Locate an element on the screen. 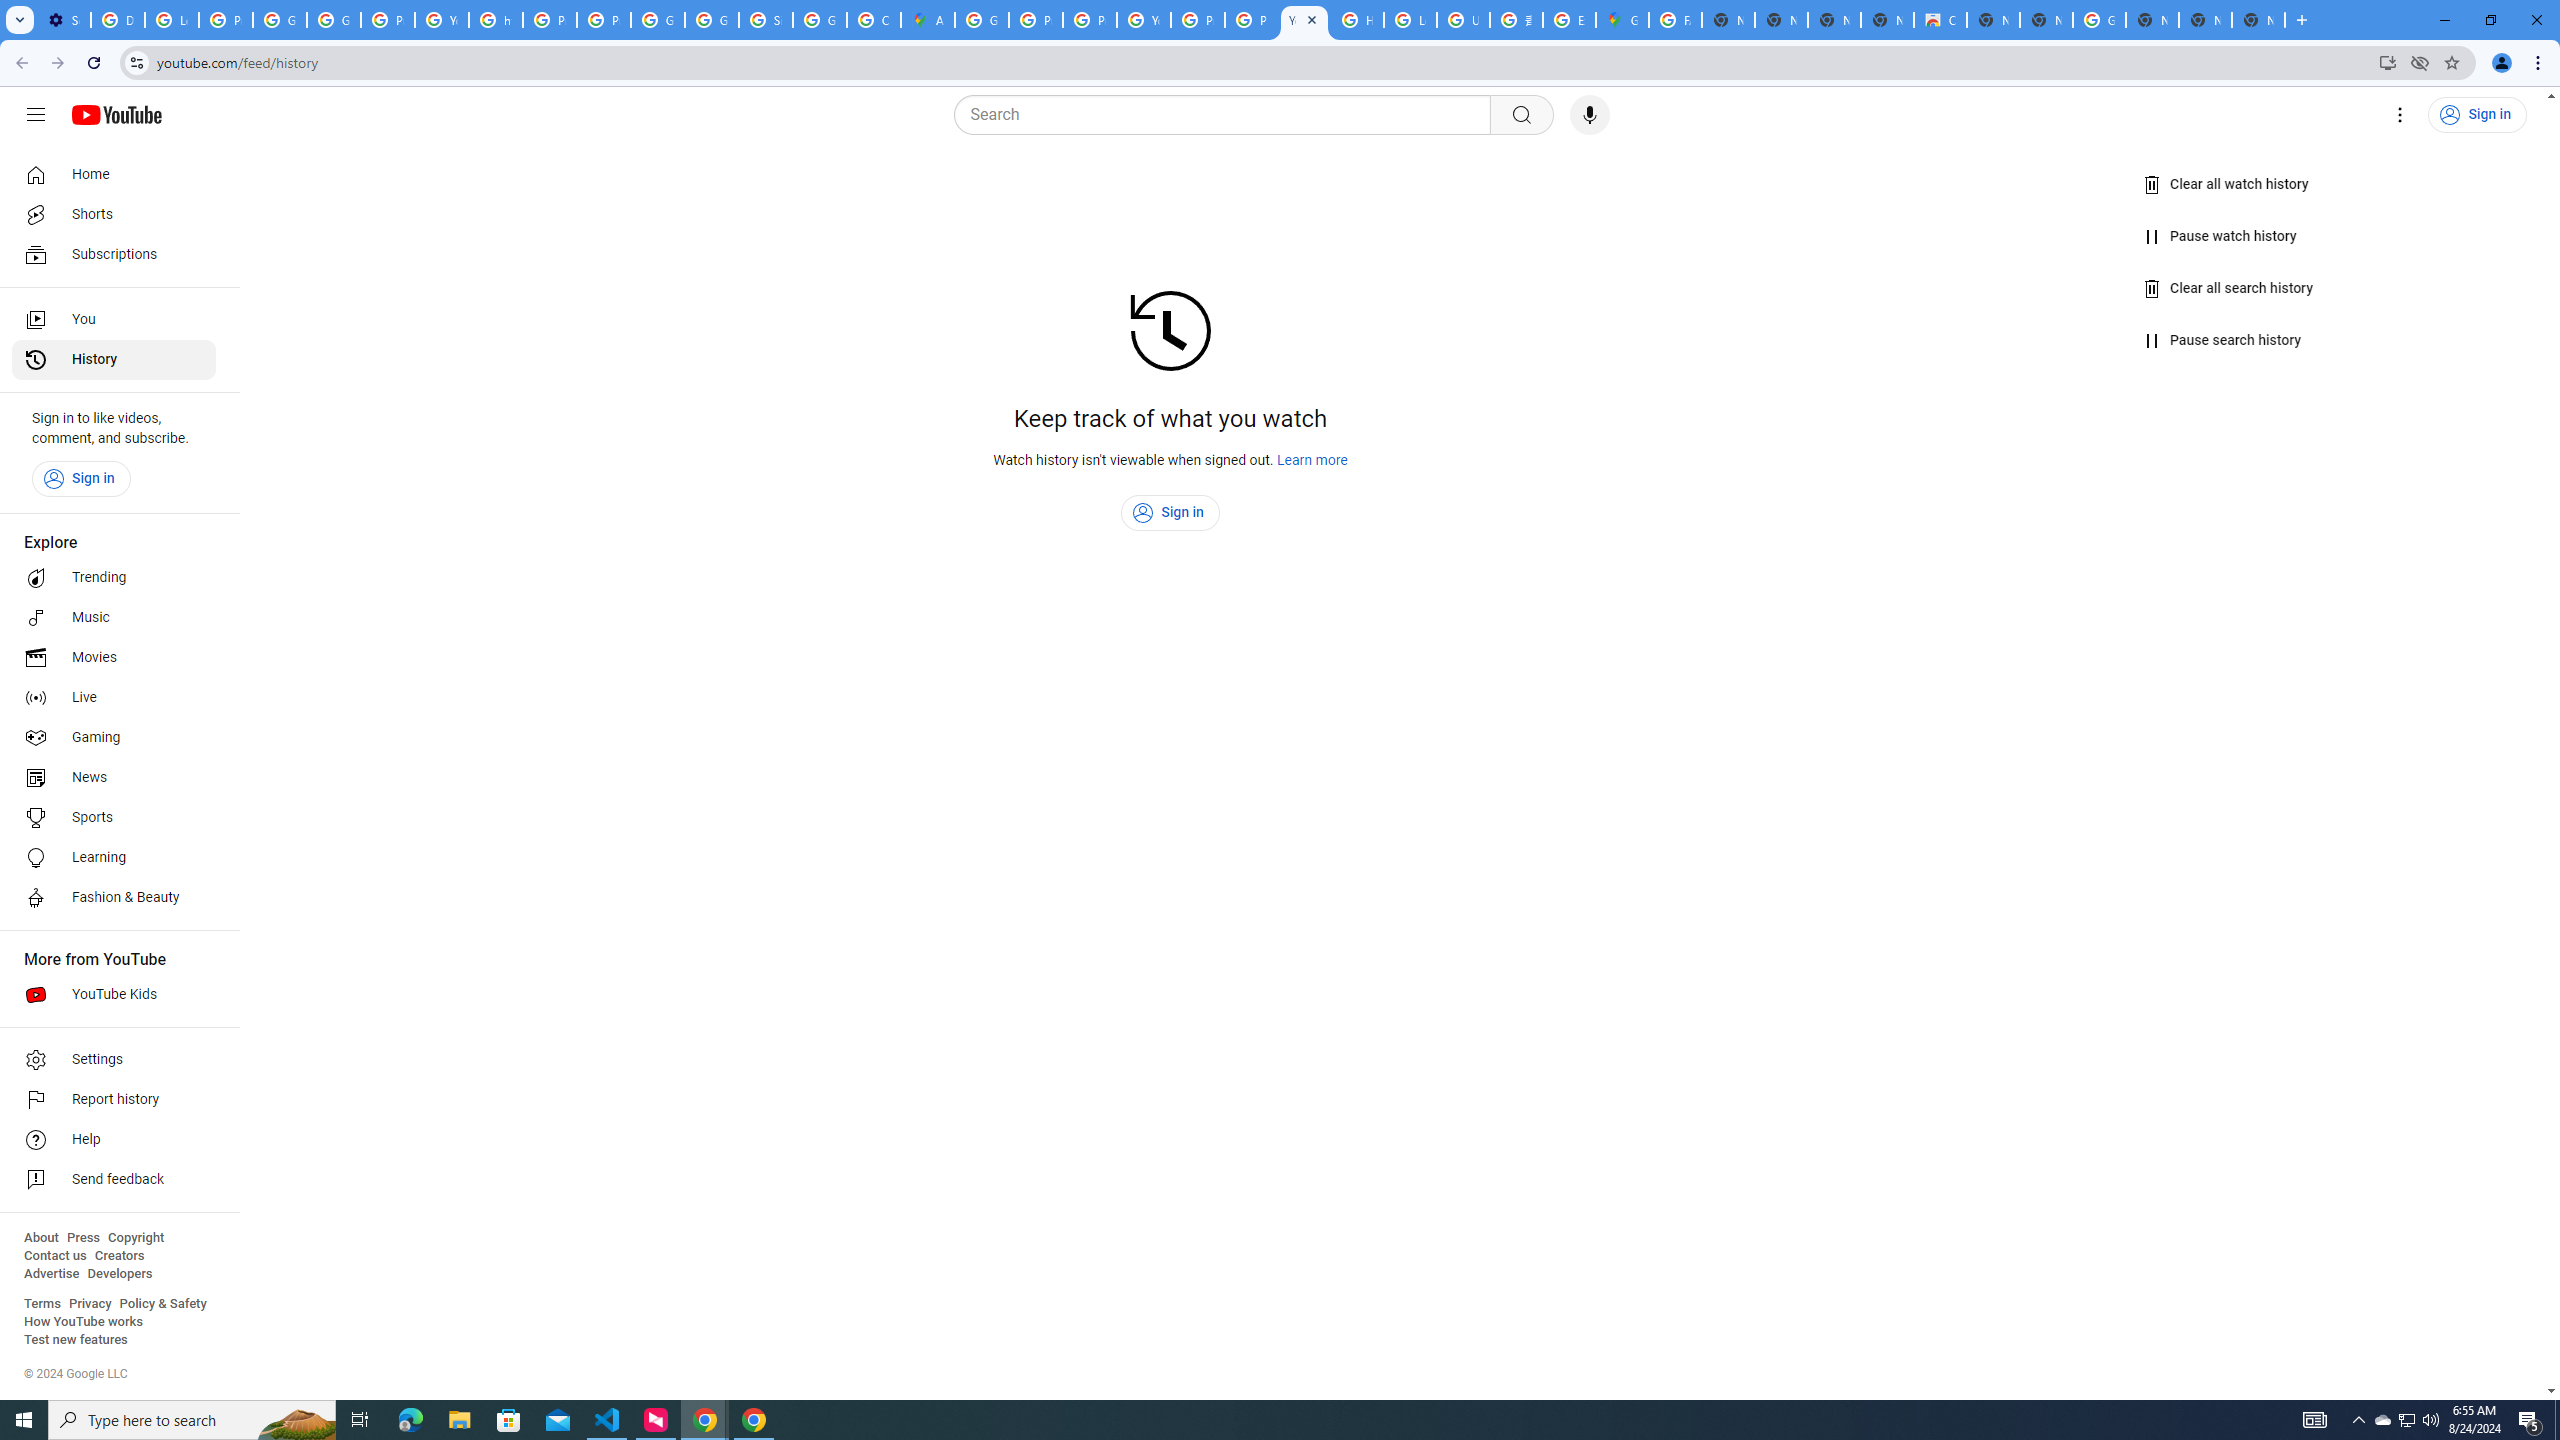 This screenshot has height=1440, width=2560. 'Guide' is located at coordinates (34, 114).